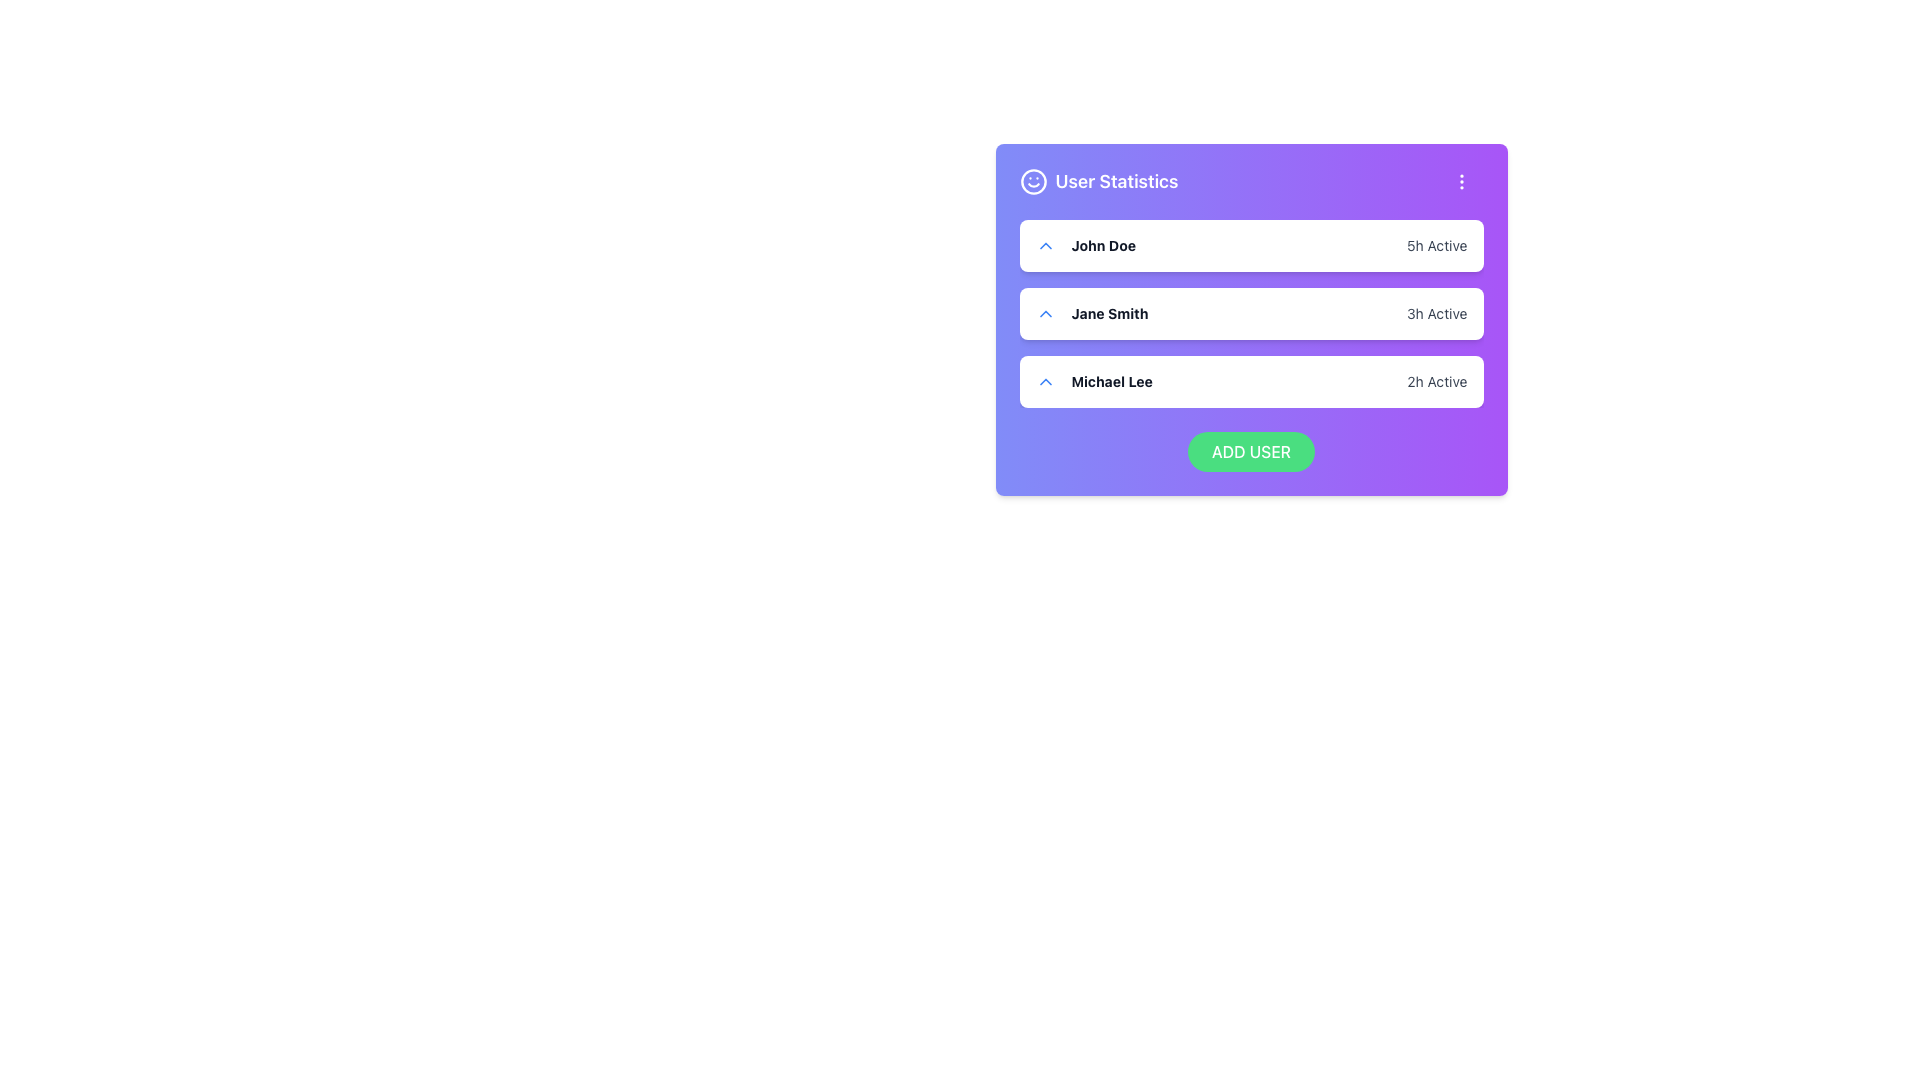  Describe the element at coordinates (1461, 181) in the screenshot. I see `the options icon located in the top-right corner of the panel with a purple gradient background` at that location.